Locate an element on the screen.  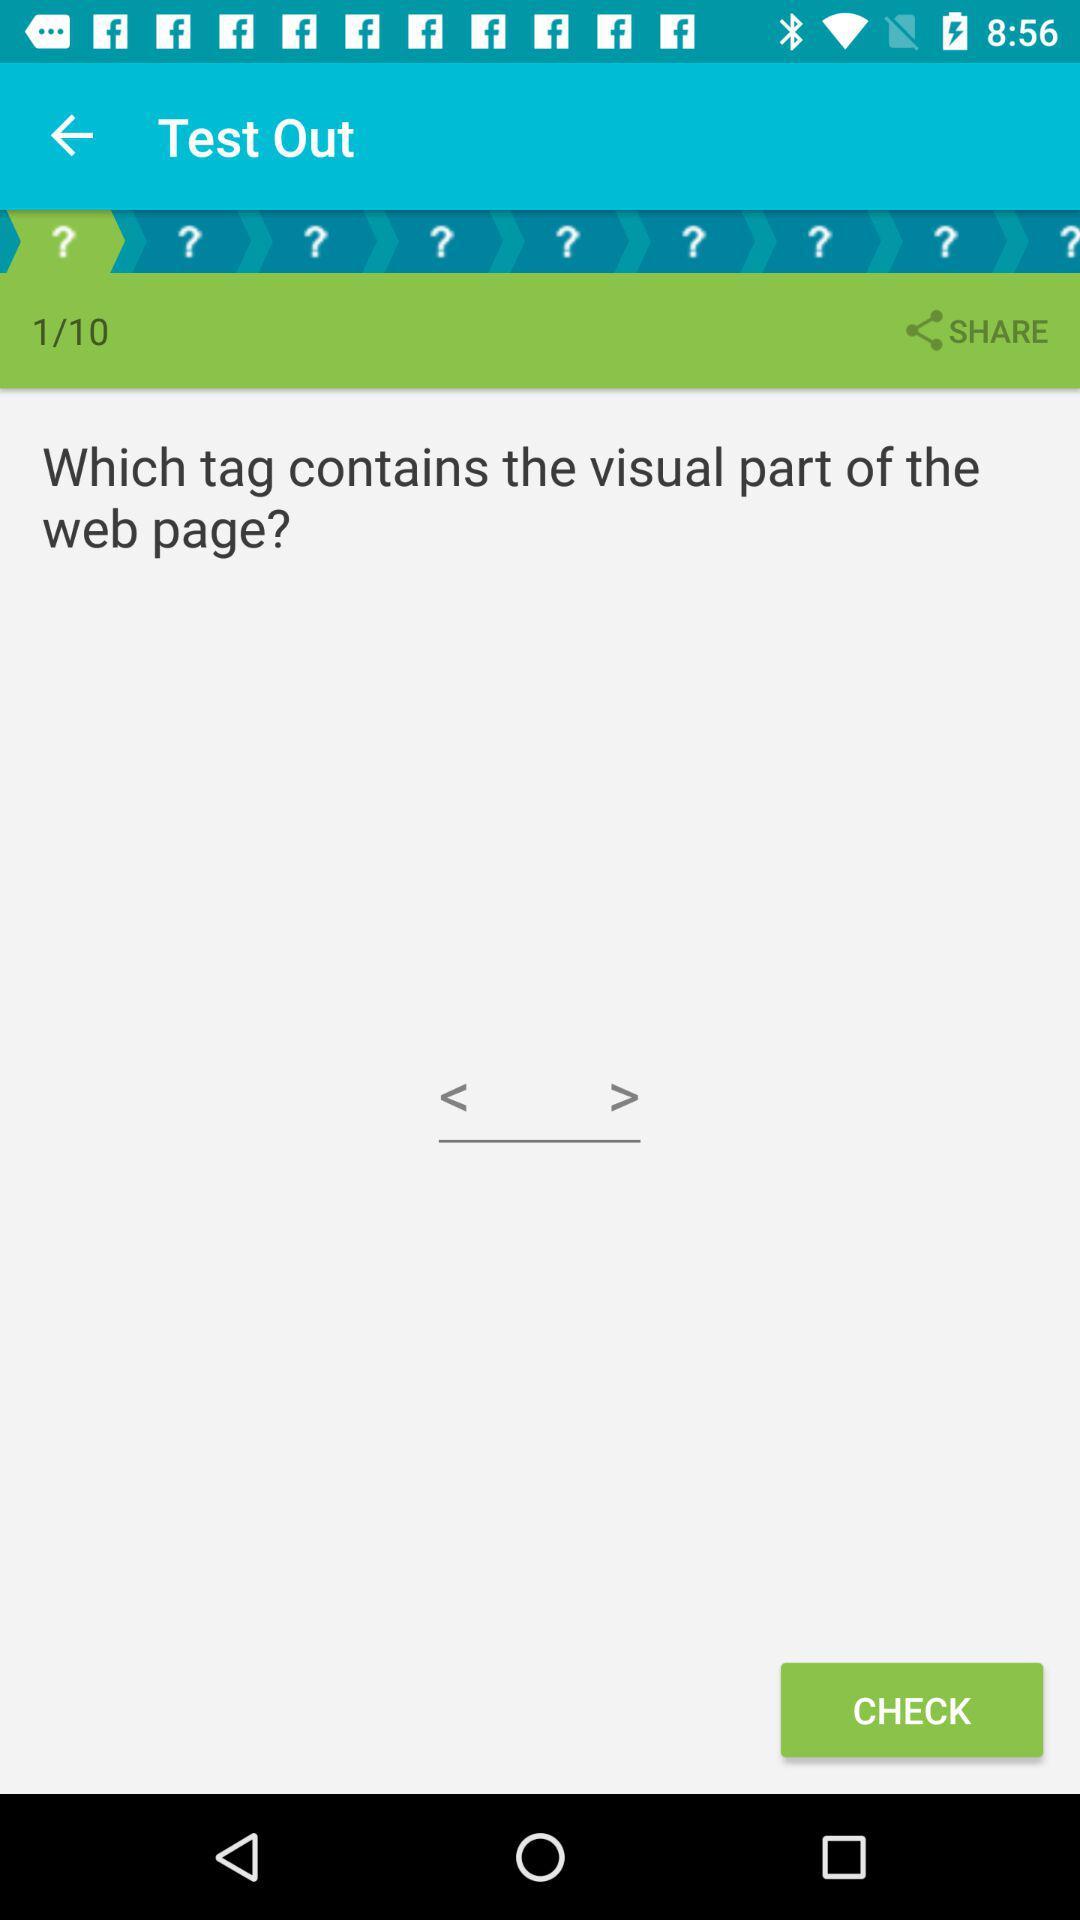
the ninth question of the test is located at coordinates (1043, 240).